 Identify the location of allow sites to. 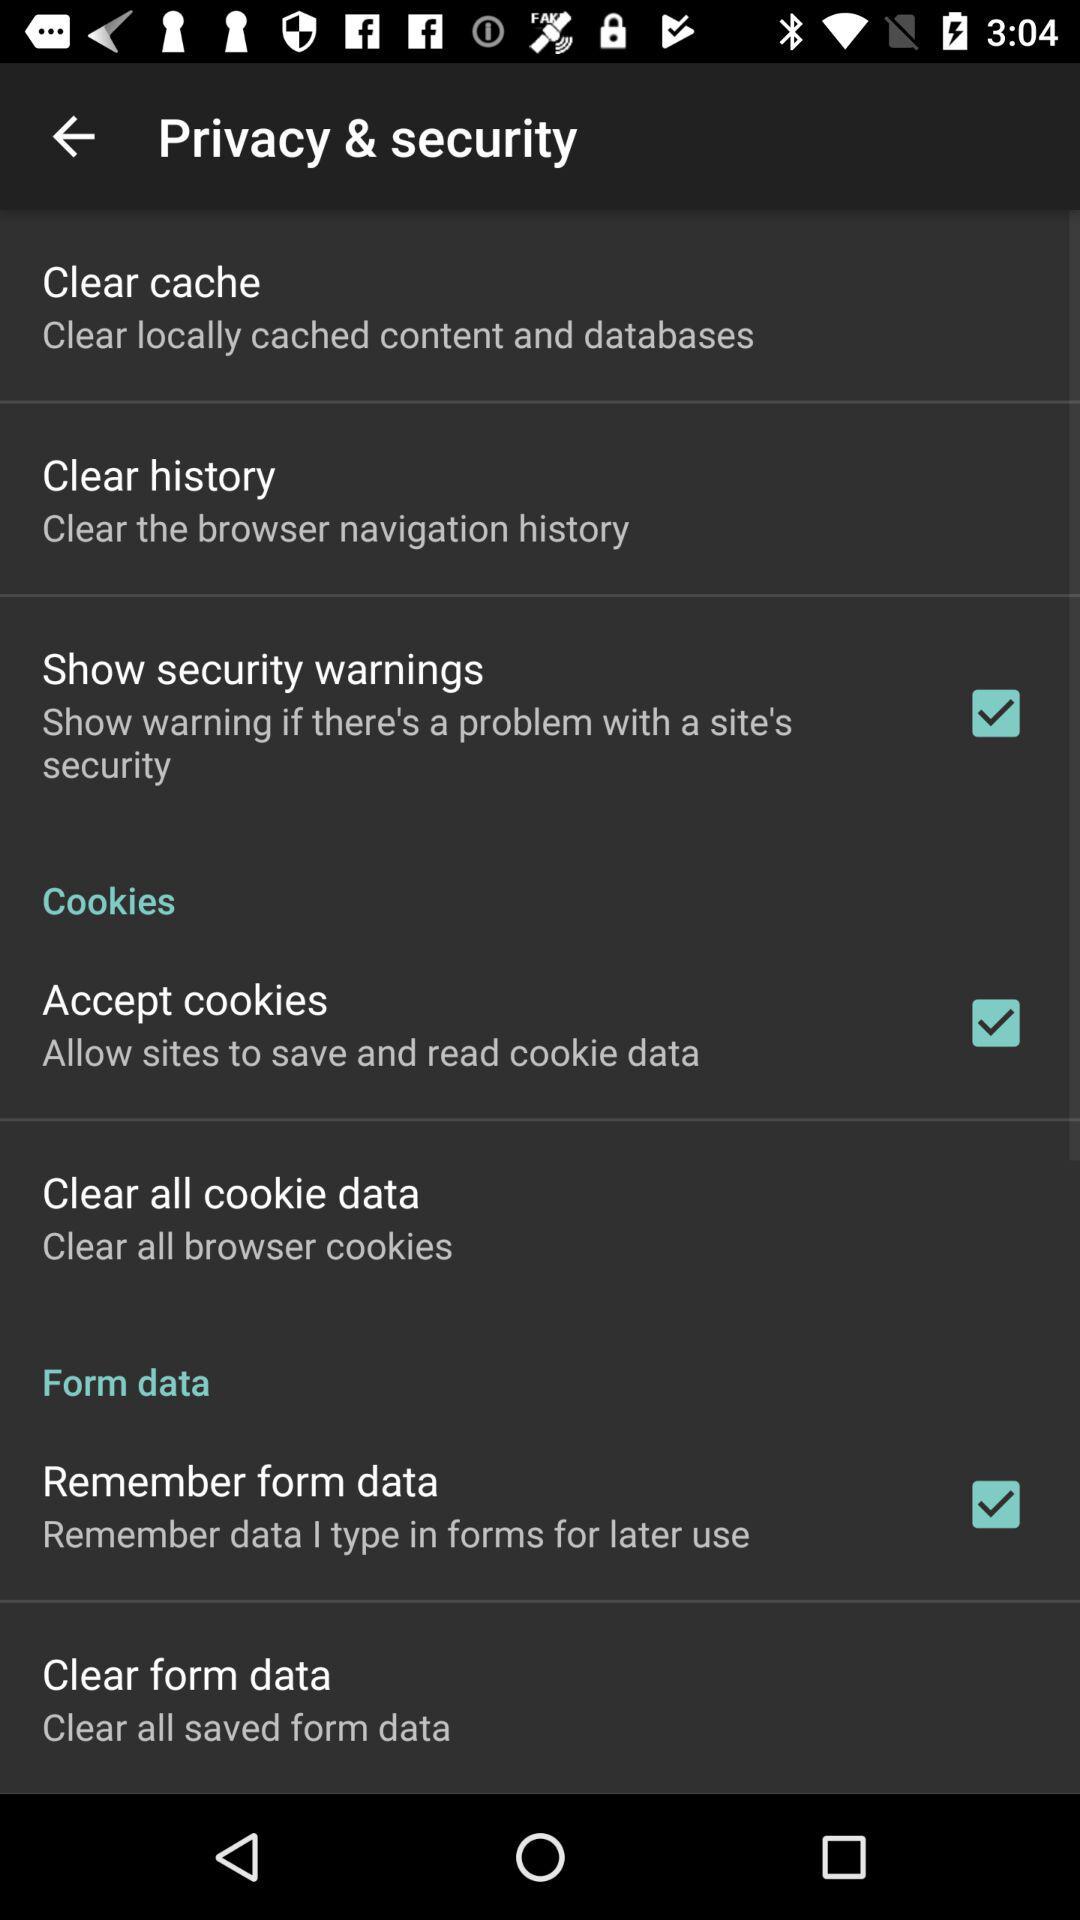
(371, 1050).